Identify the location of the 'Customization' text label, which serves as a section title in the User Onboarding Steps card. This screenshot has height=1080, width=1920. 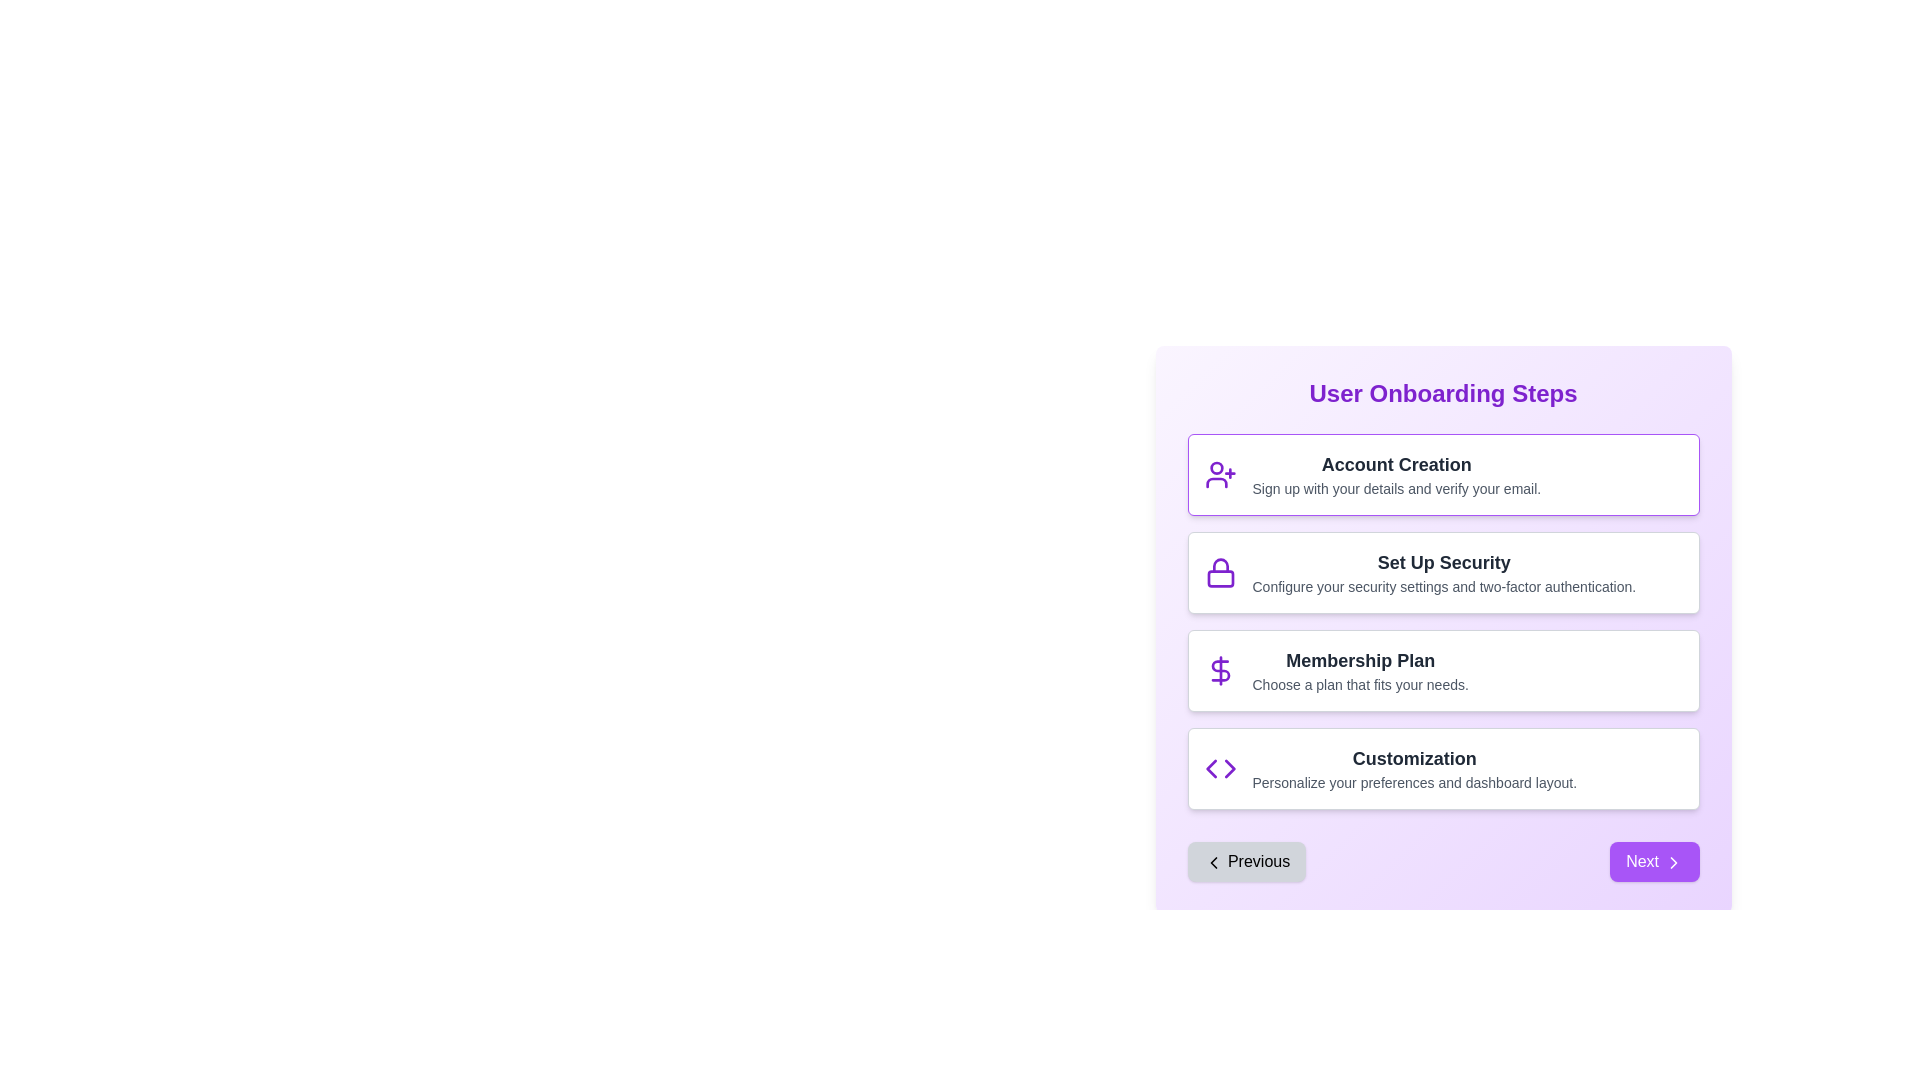
(1413, 759).